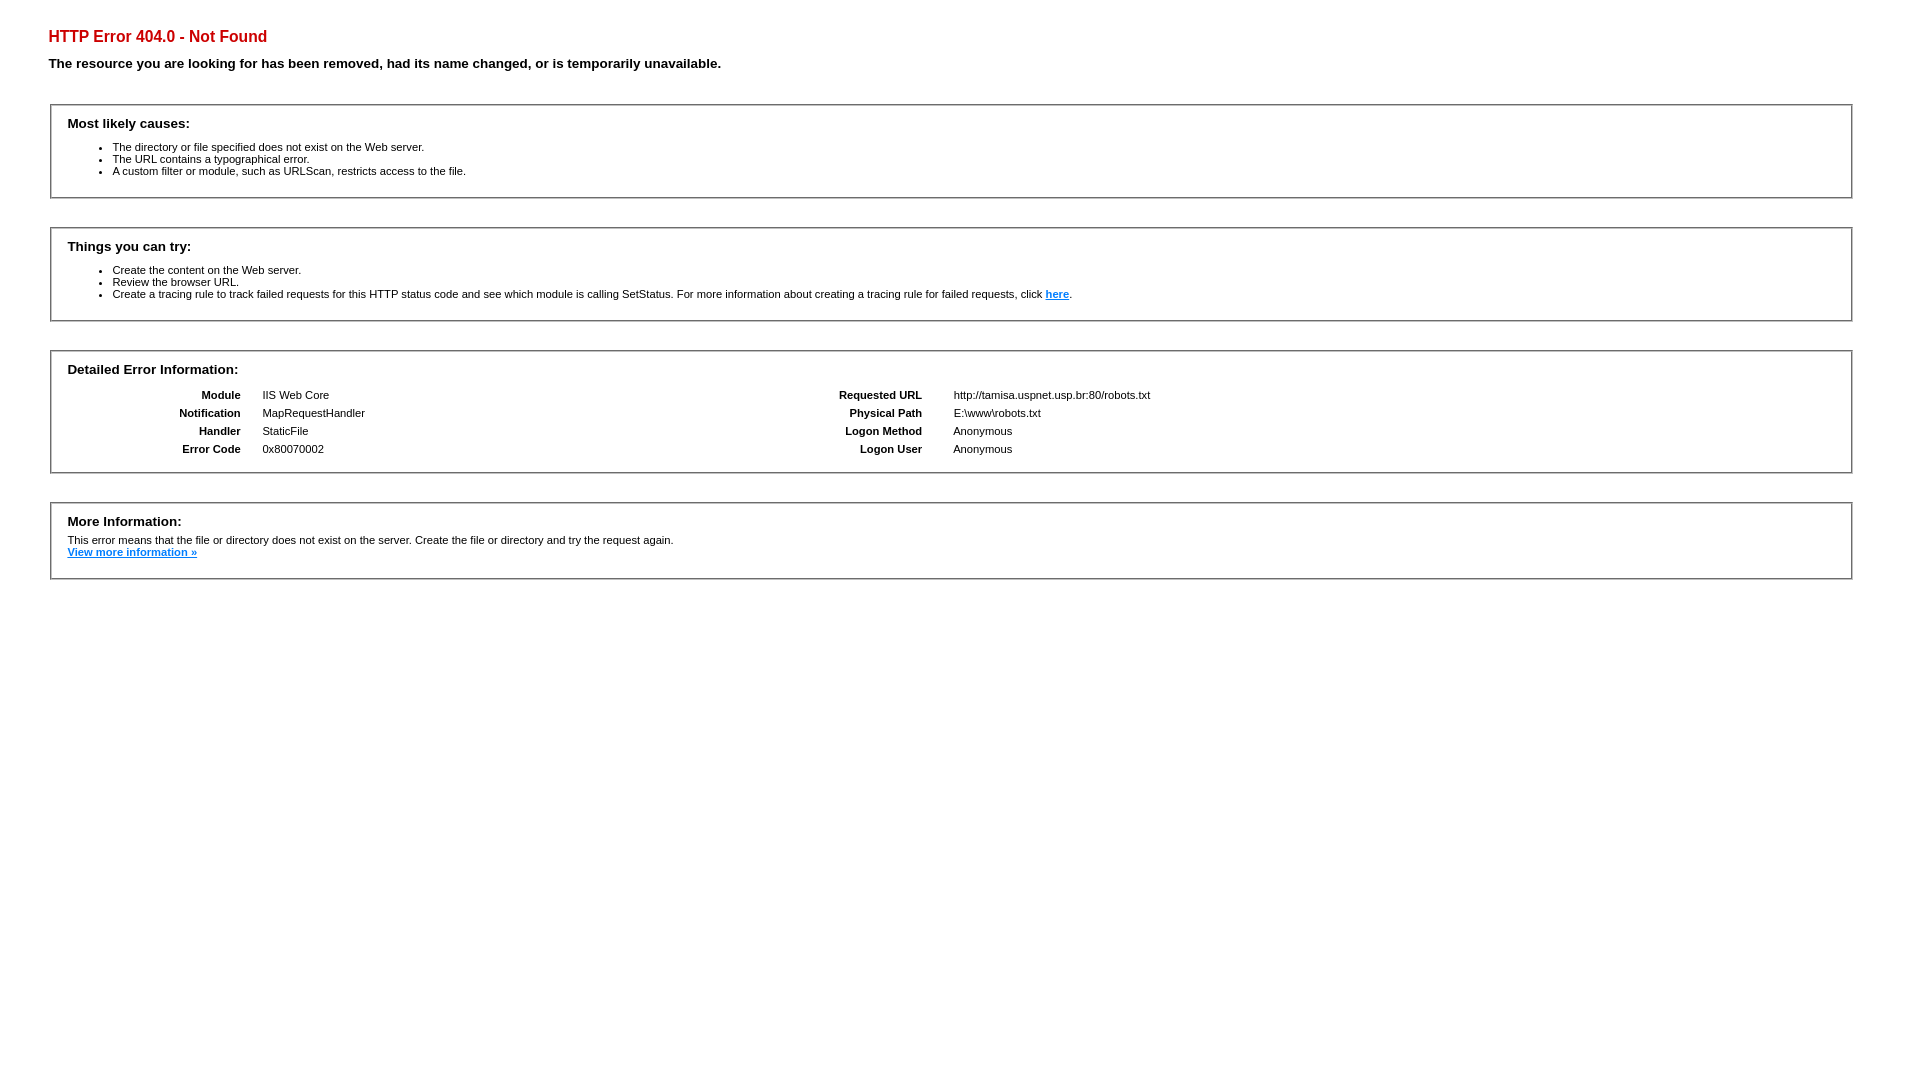  What do you see at coordinates (1056, 293) in the screenshot?
I see `'here'` at bounding box center [1056, 293].